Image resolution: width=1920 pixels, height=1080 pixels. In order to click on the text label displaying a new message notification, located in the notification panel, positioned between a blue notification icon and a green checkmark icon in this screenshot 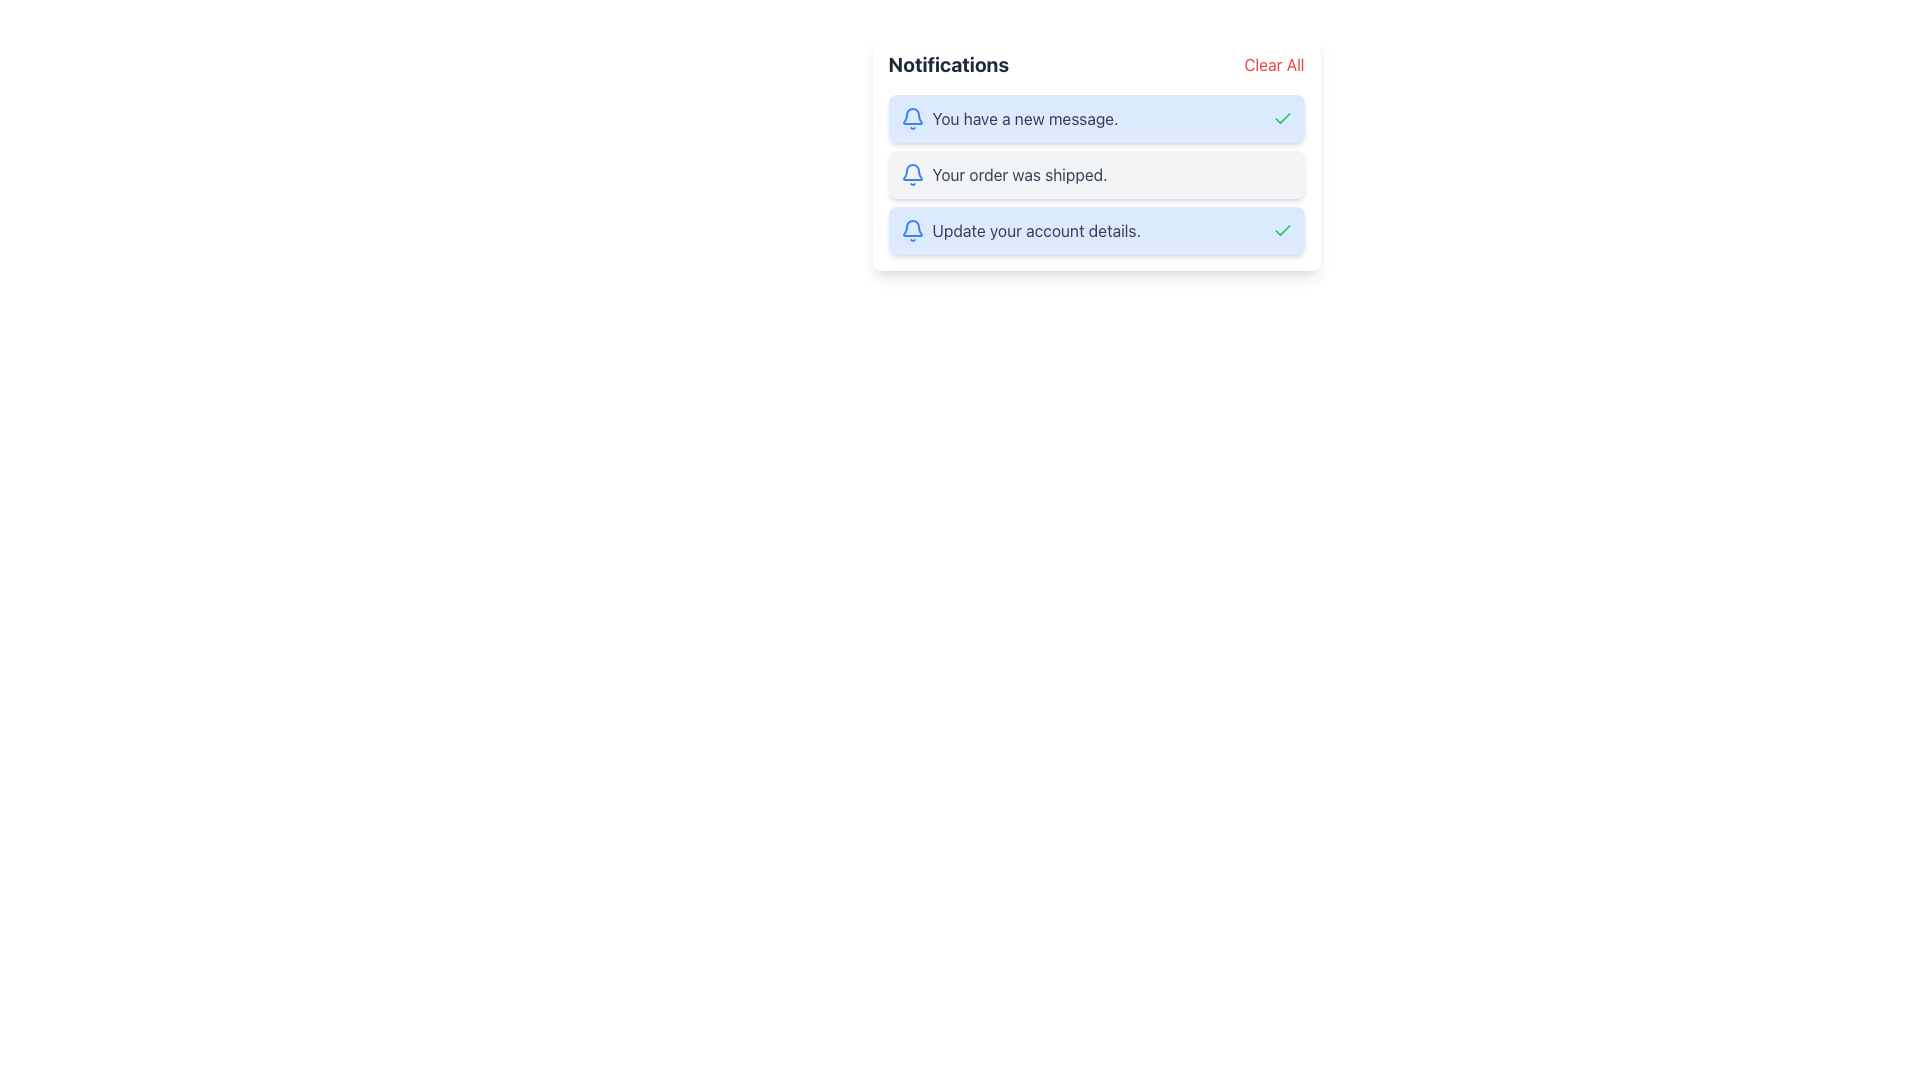, I will do `click(1025, 119)`.